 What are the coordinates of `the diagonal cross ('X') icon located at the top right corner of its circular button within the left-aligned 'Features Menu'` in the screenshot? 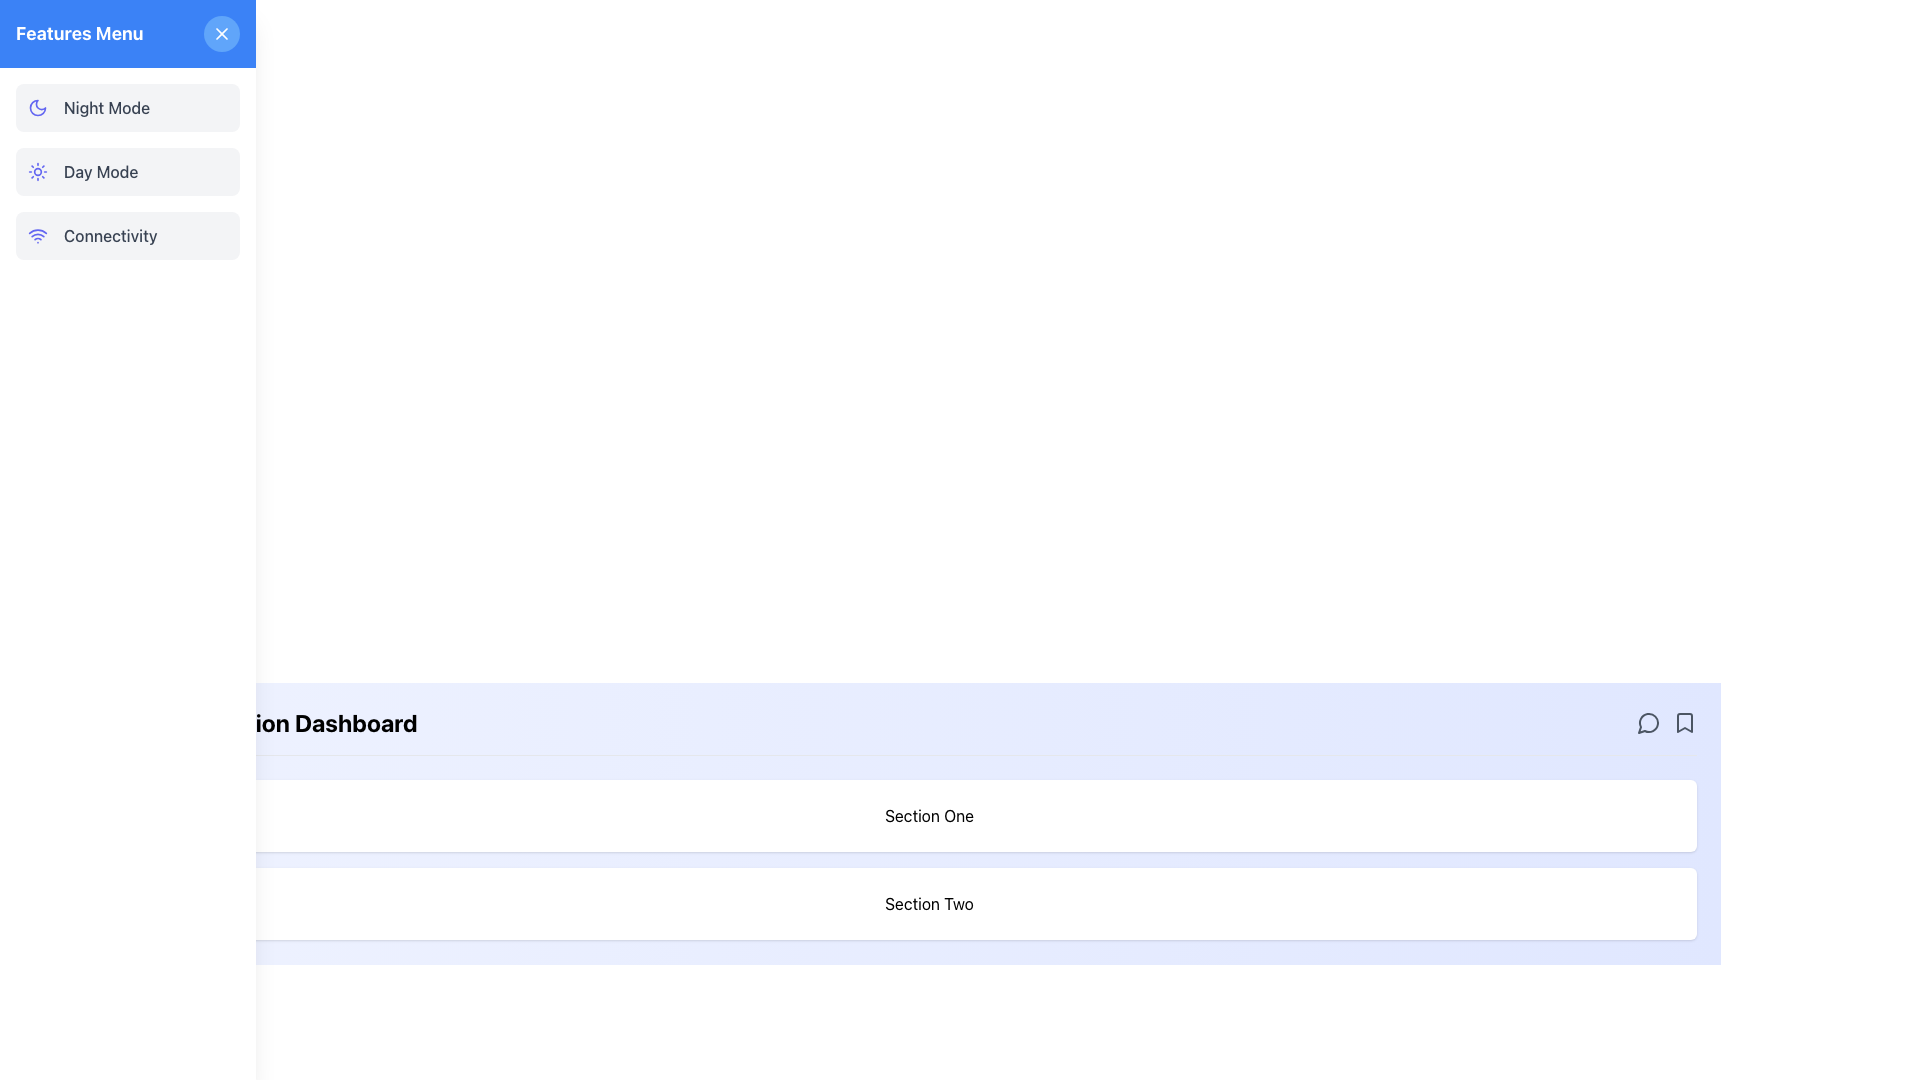 It's located at (221, 34).